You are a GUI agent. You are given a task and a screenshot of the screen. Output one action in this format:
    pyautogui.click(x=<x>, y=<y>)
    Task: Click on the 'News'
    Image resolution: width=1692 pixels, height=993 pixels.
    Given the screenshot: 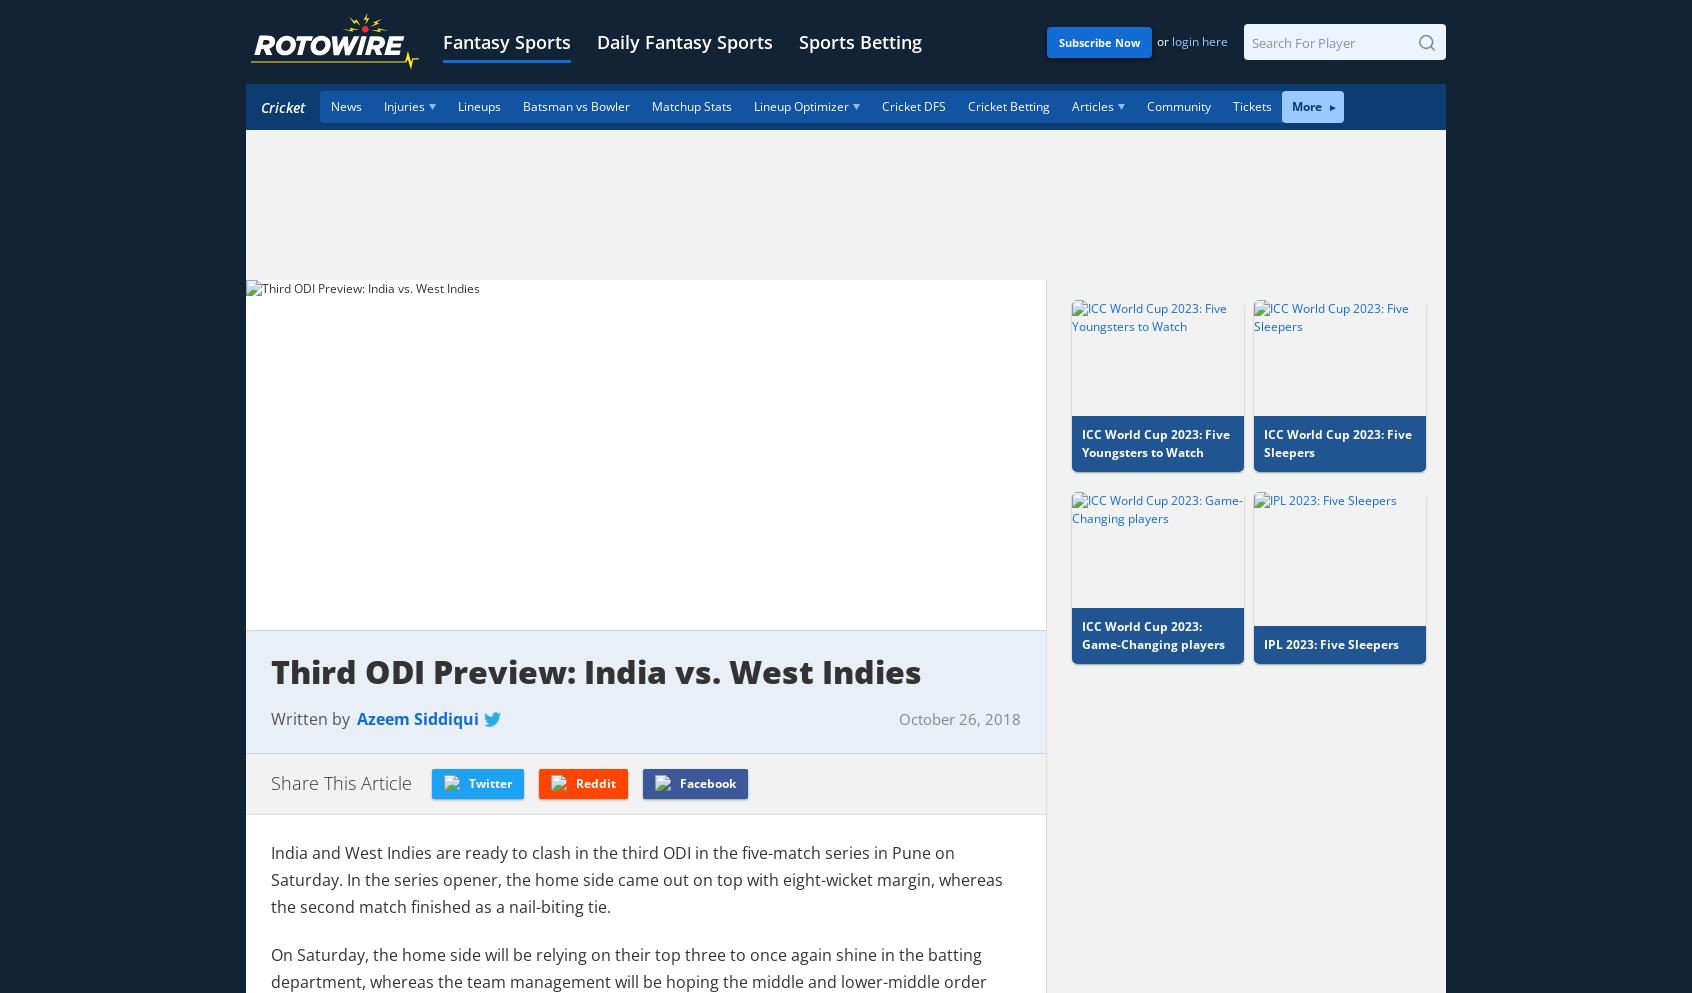 What is the action you would take?
    pyautogui.click(x=345, y=105)
    